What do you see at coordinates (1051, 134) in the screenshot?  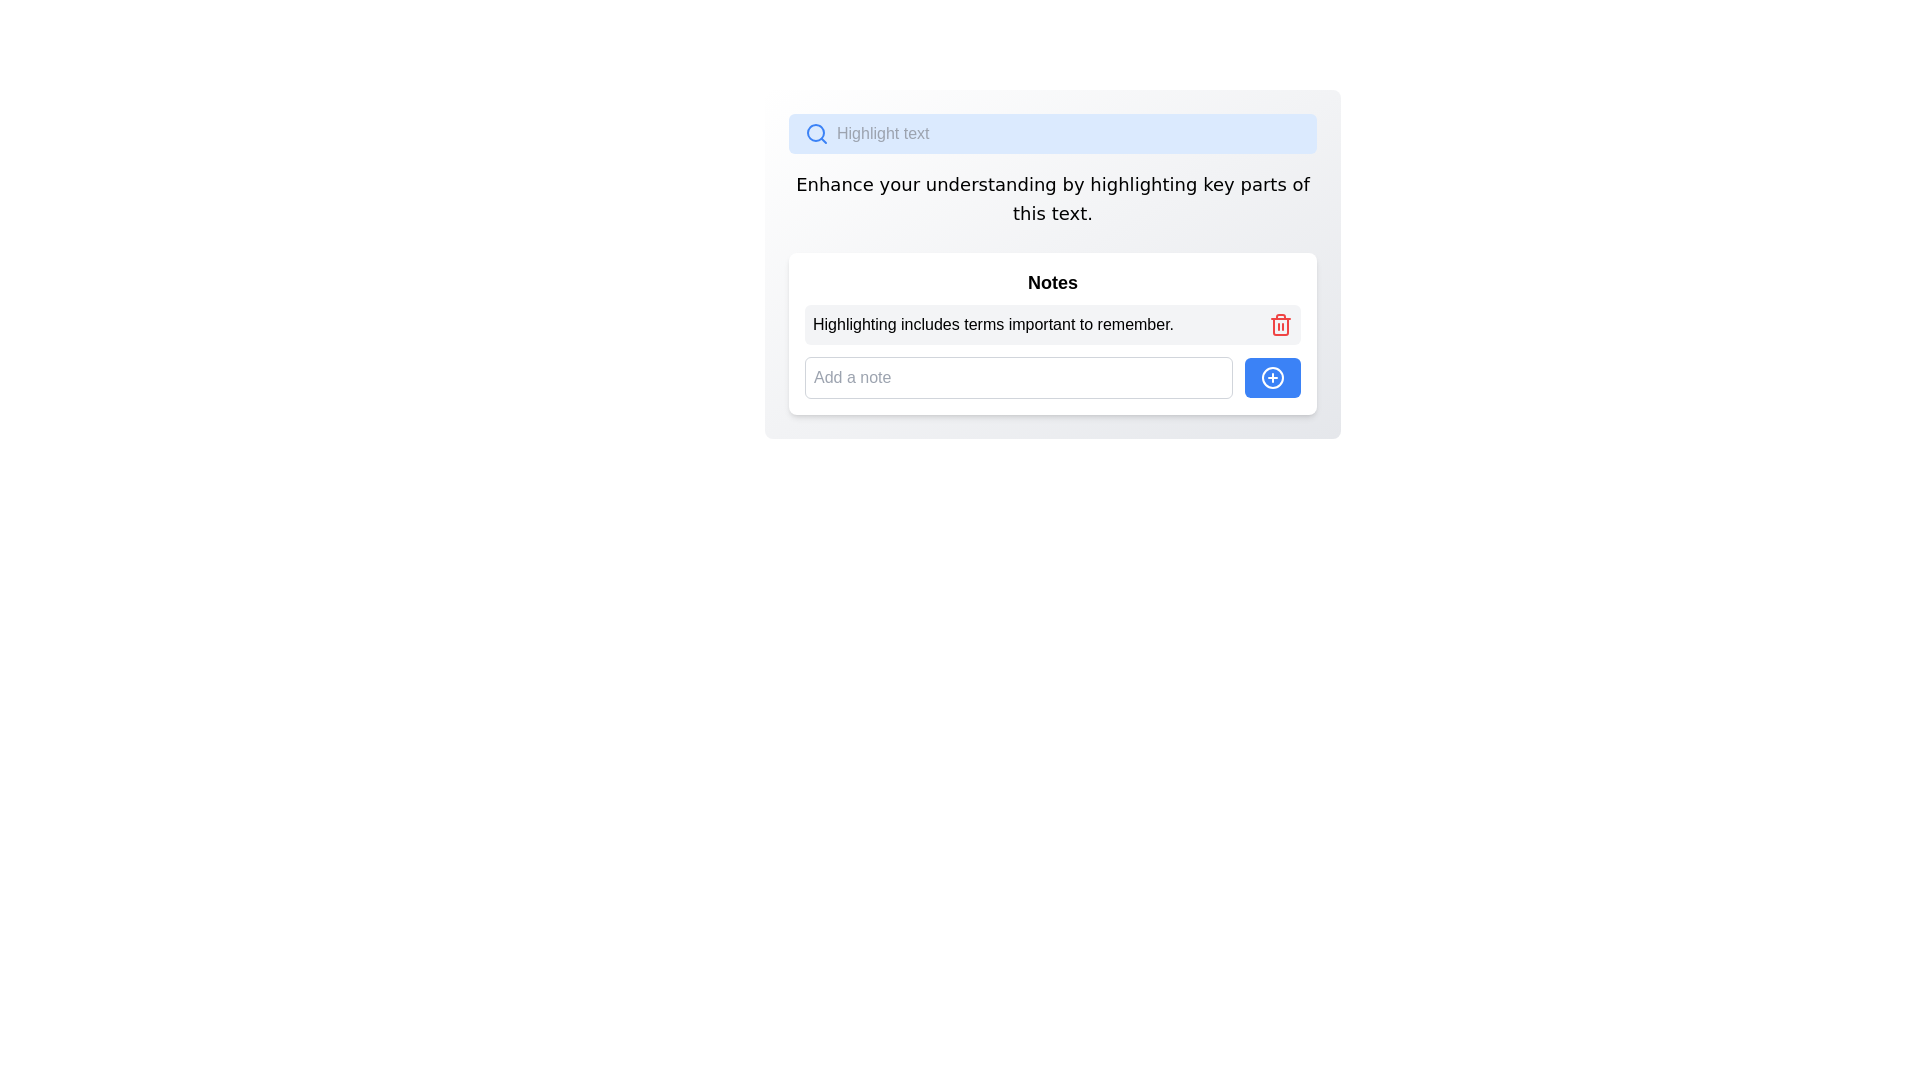 I see `the cursor` at bounding box center [1051, 134].